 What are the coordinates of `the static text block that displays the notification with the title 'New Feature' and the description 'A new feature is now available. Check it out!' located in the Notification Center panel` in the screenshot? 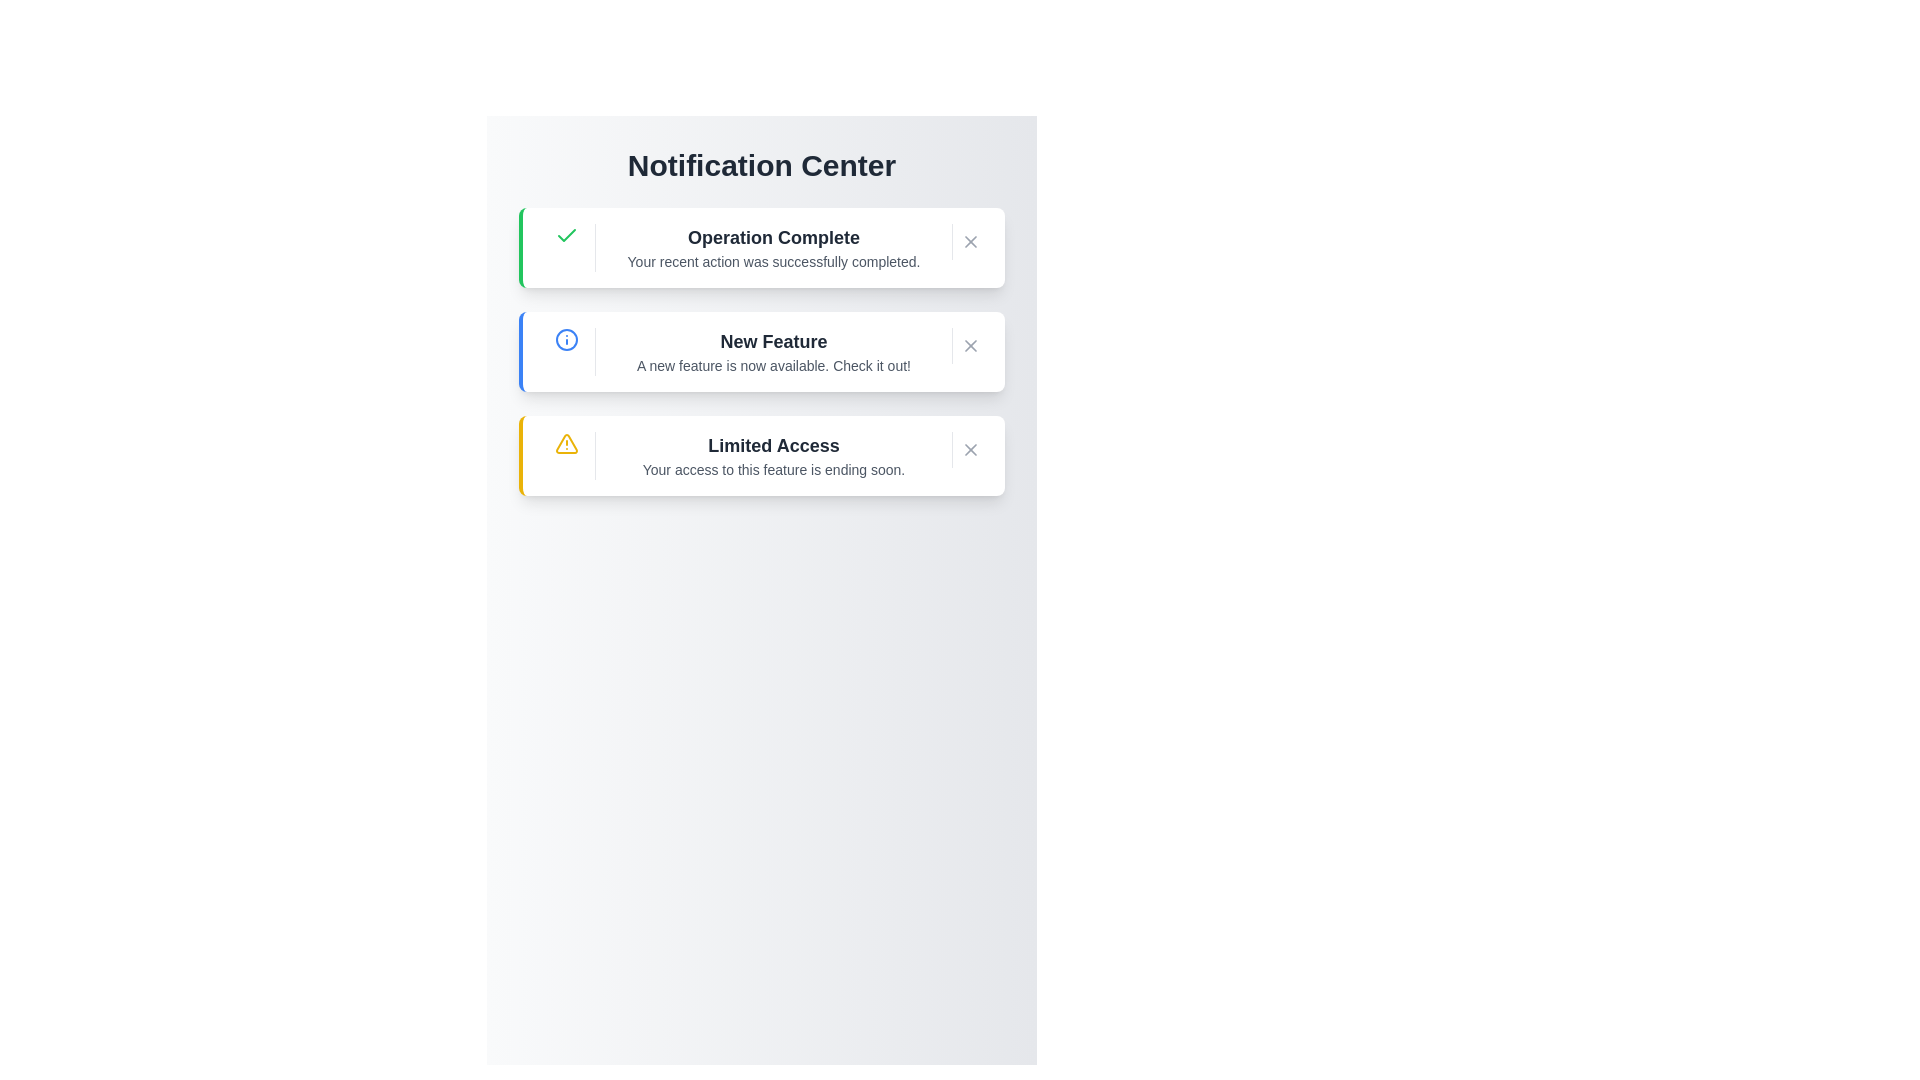 It's located at (772, 350).